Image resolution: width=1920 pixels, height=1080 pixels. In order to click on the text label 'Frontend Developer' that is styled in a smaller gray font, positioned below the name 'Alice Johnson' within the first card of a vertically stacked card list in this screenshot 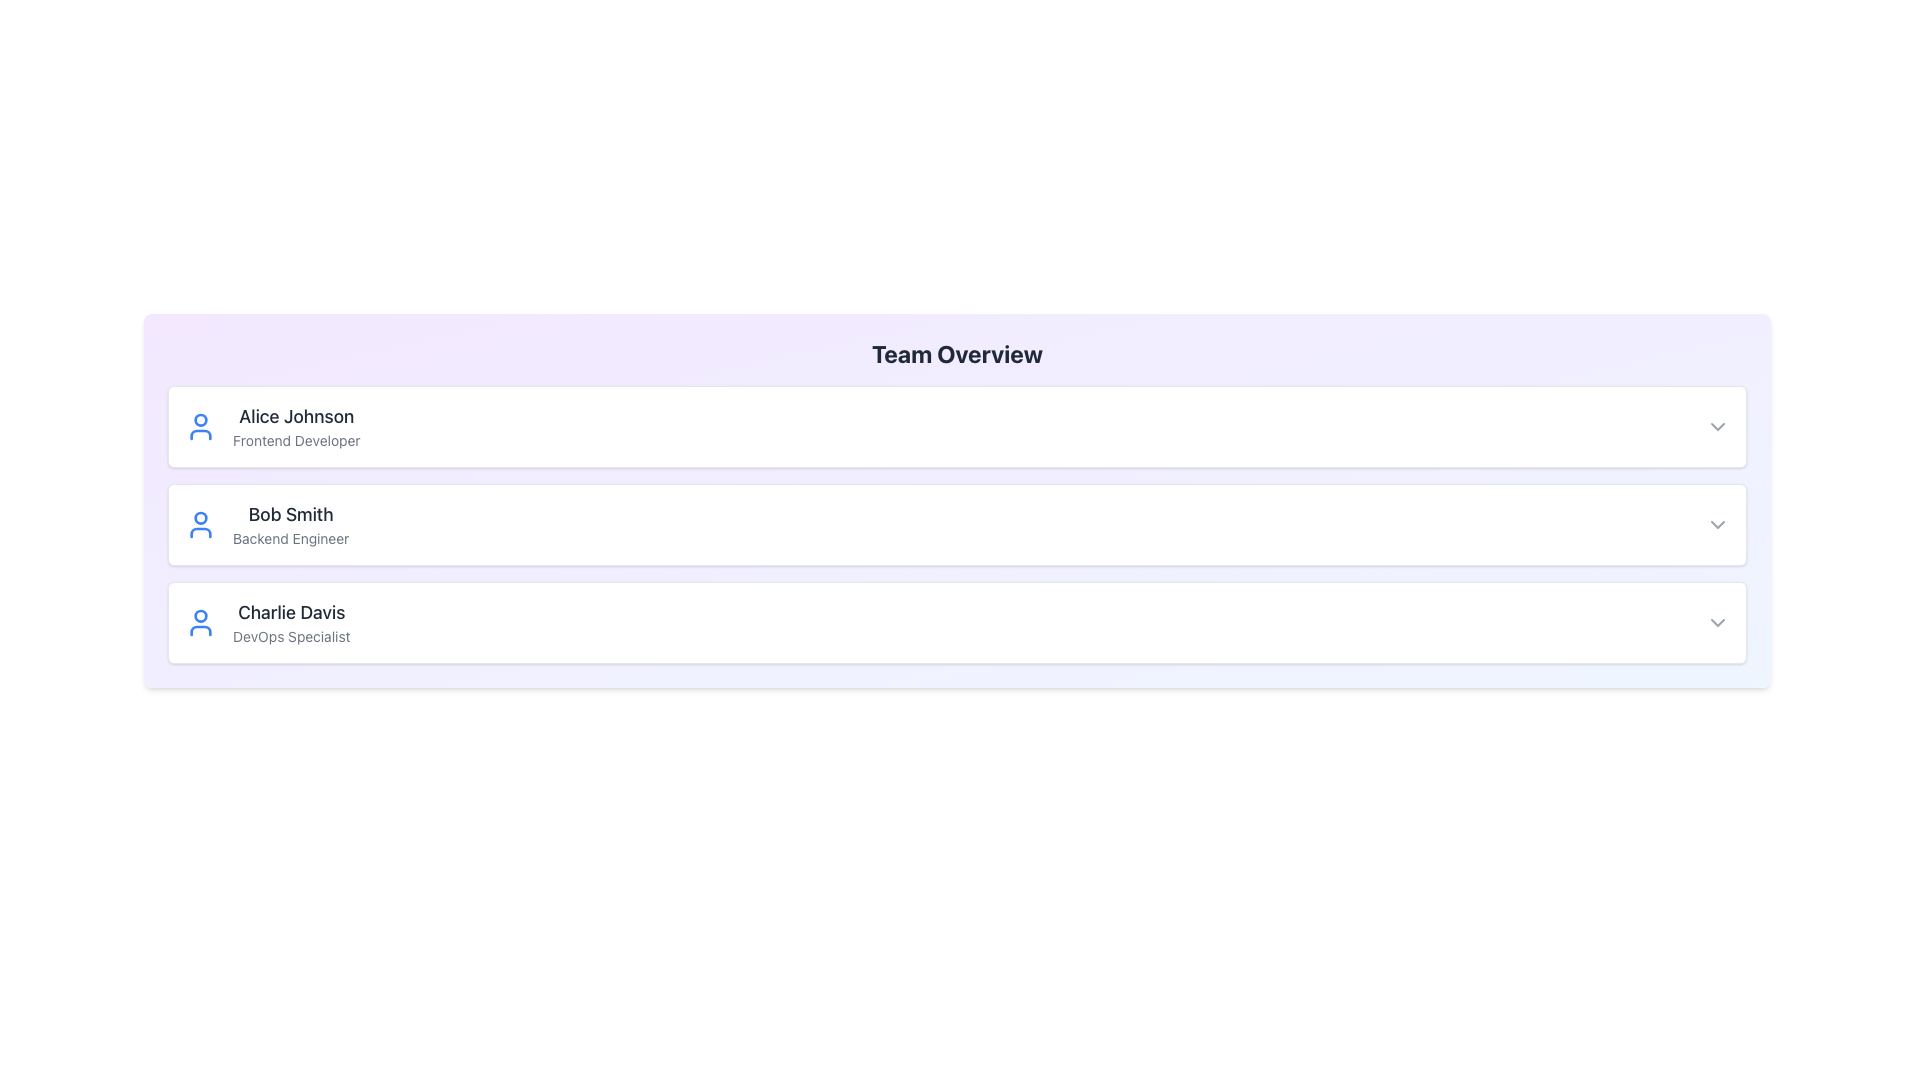, I will do `click(295, 439)`.